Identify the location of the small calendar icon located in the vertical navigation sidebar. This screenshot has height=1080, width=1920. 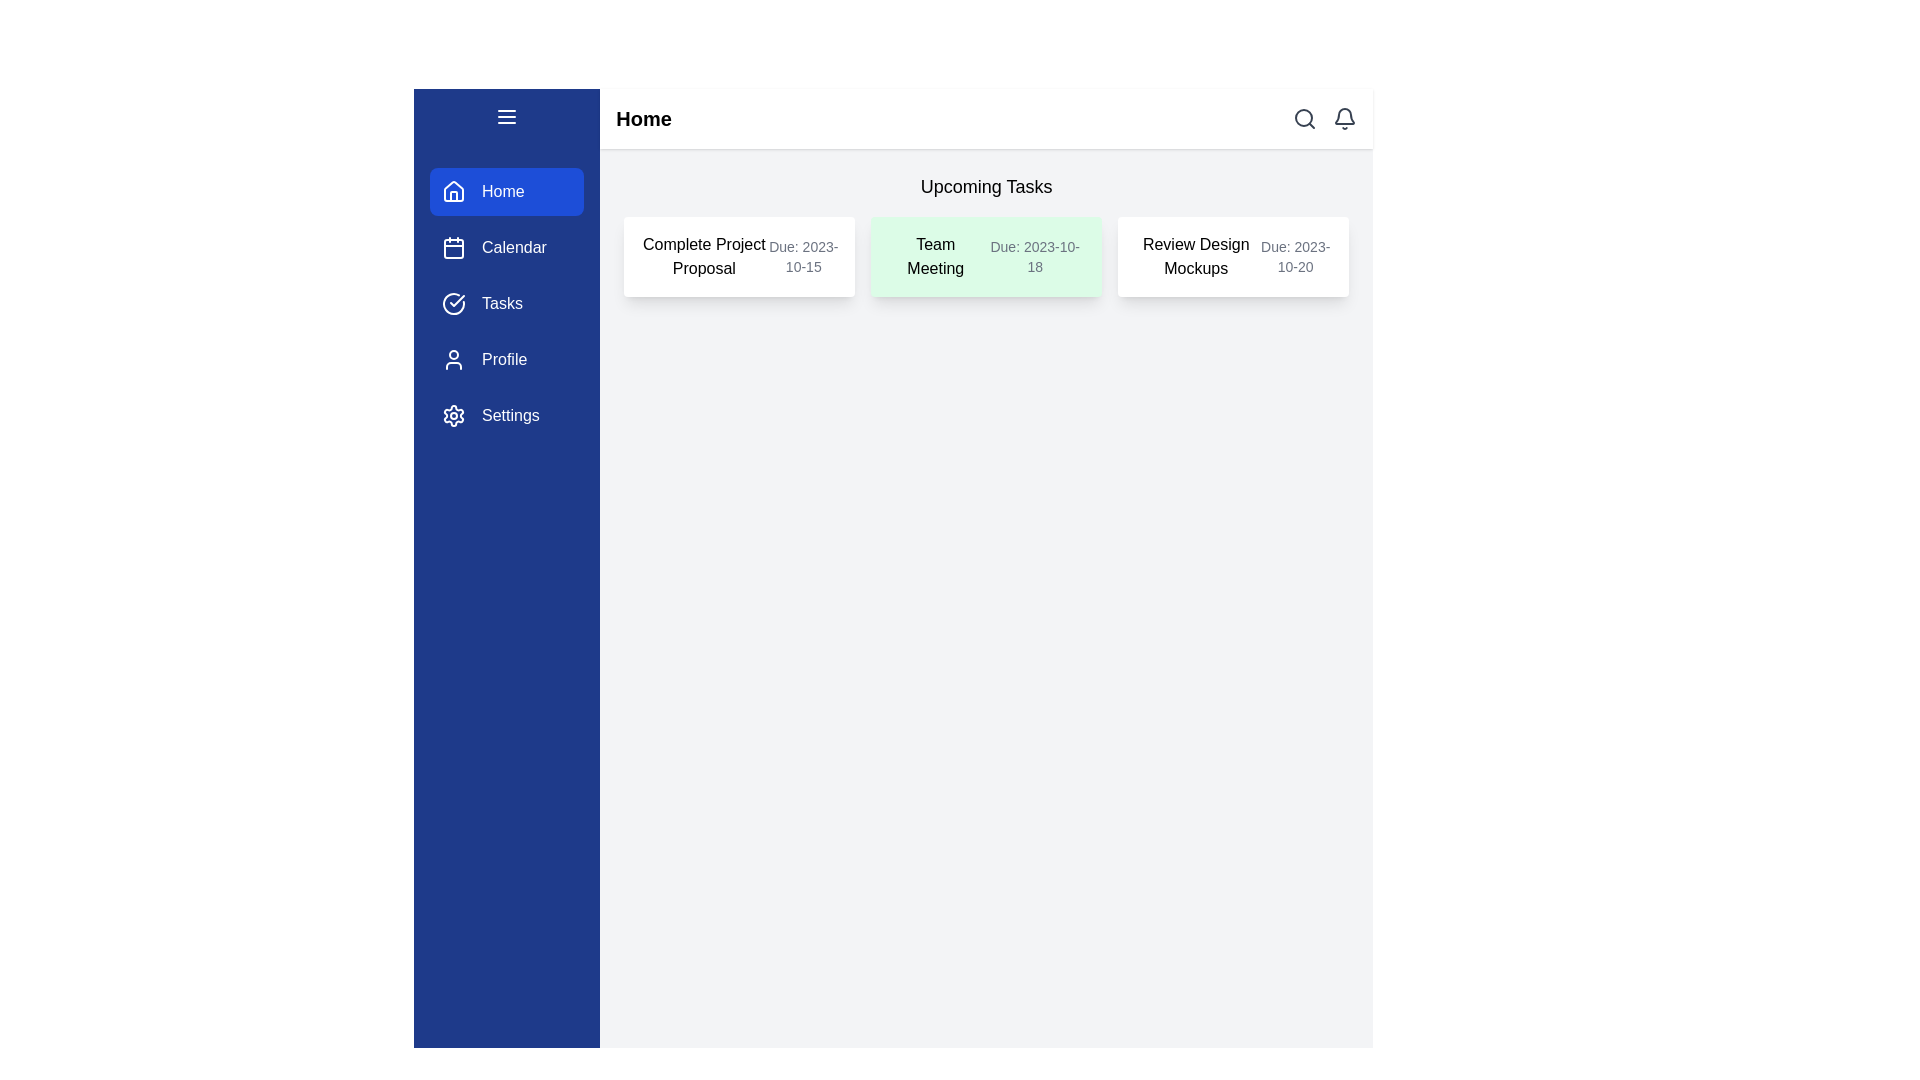
(453, 246).